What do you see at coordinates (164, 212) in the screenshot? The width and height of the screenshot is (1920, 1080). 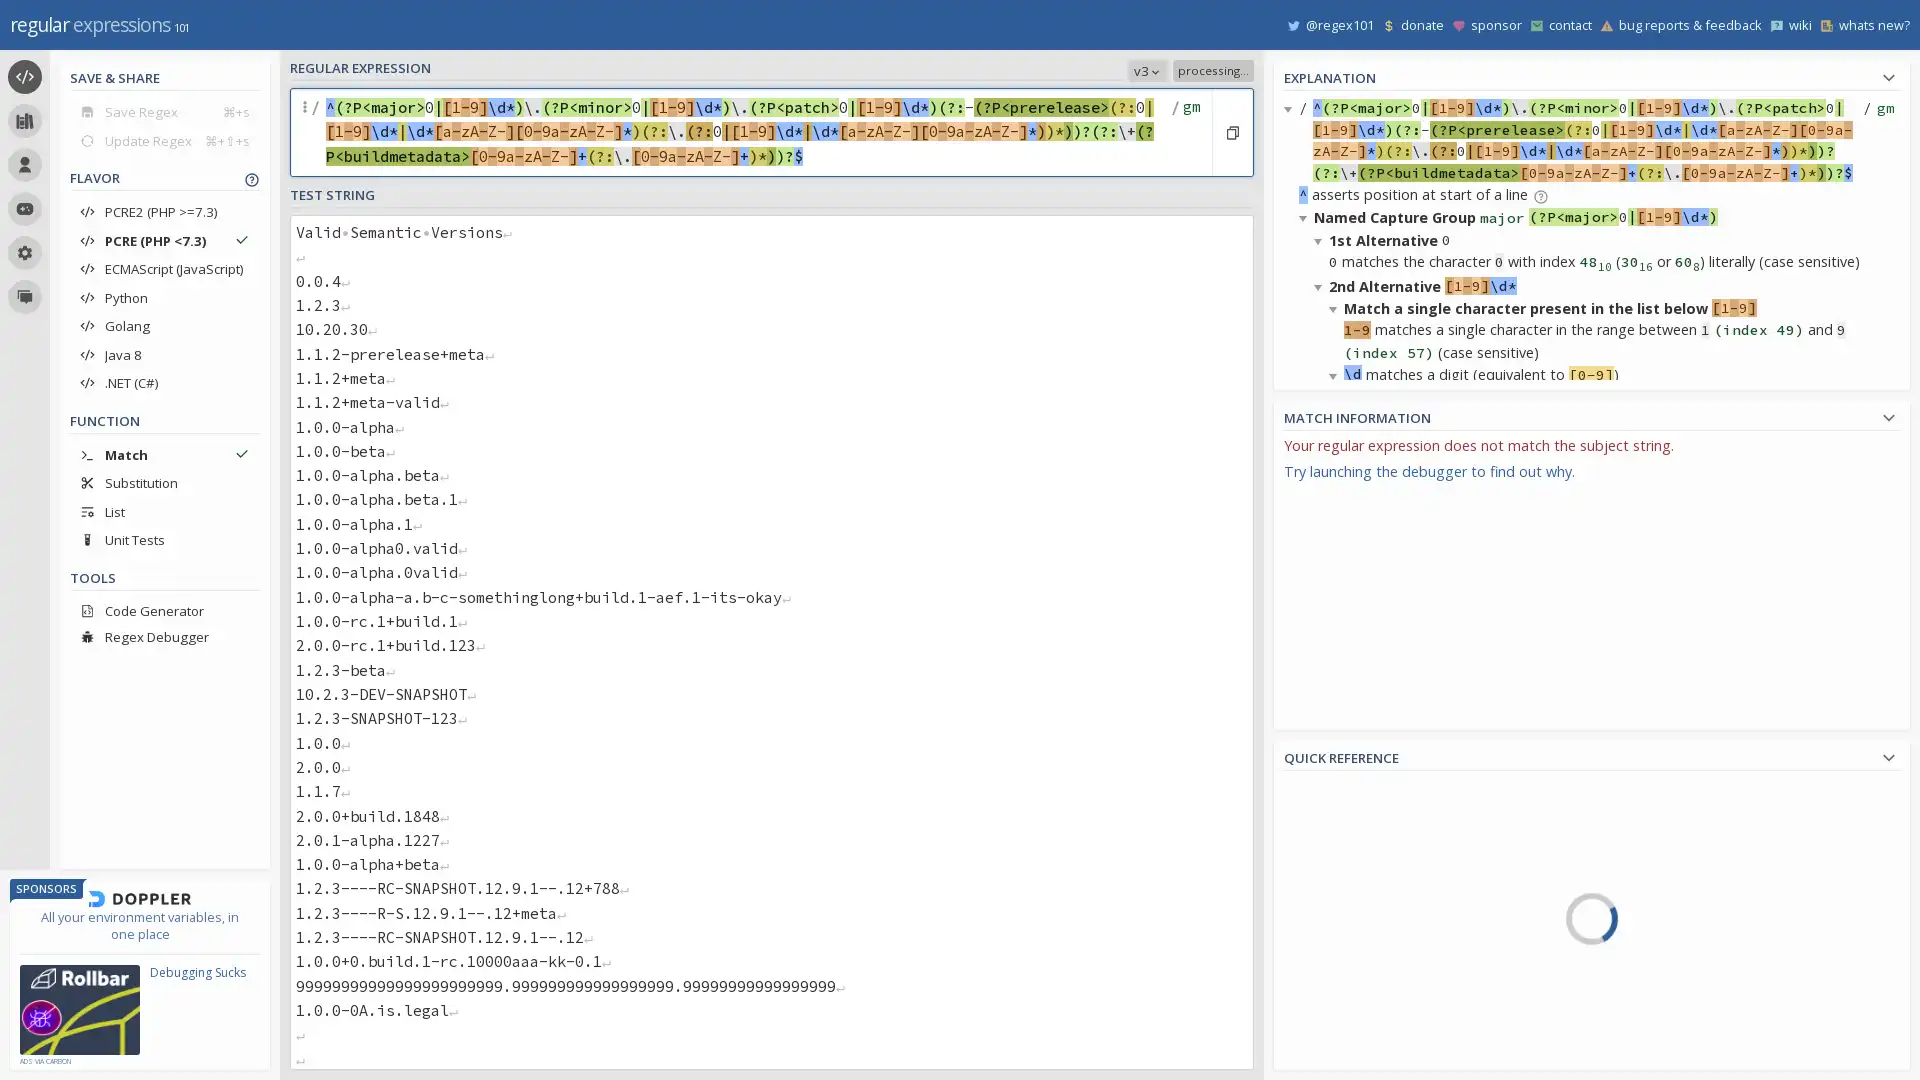 I see `PCRE2 (PHP >=7.3)` at bounding box center [164, 212].